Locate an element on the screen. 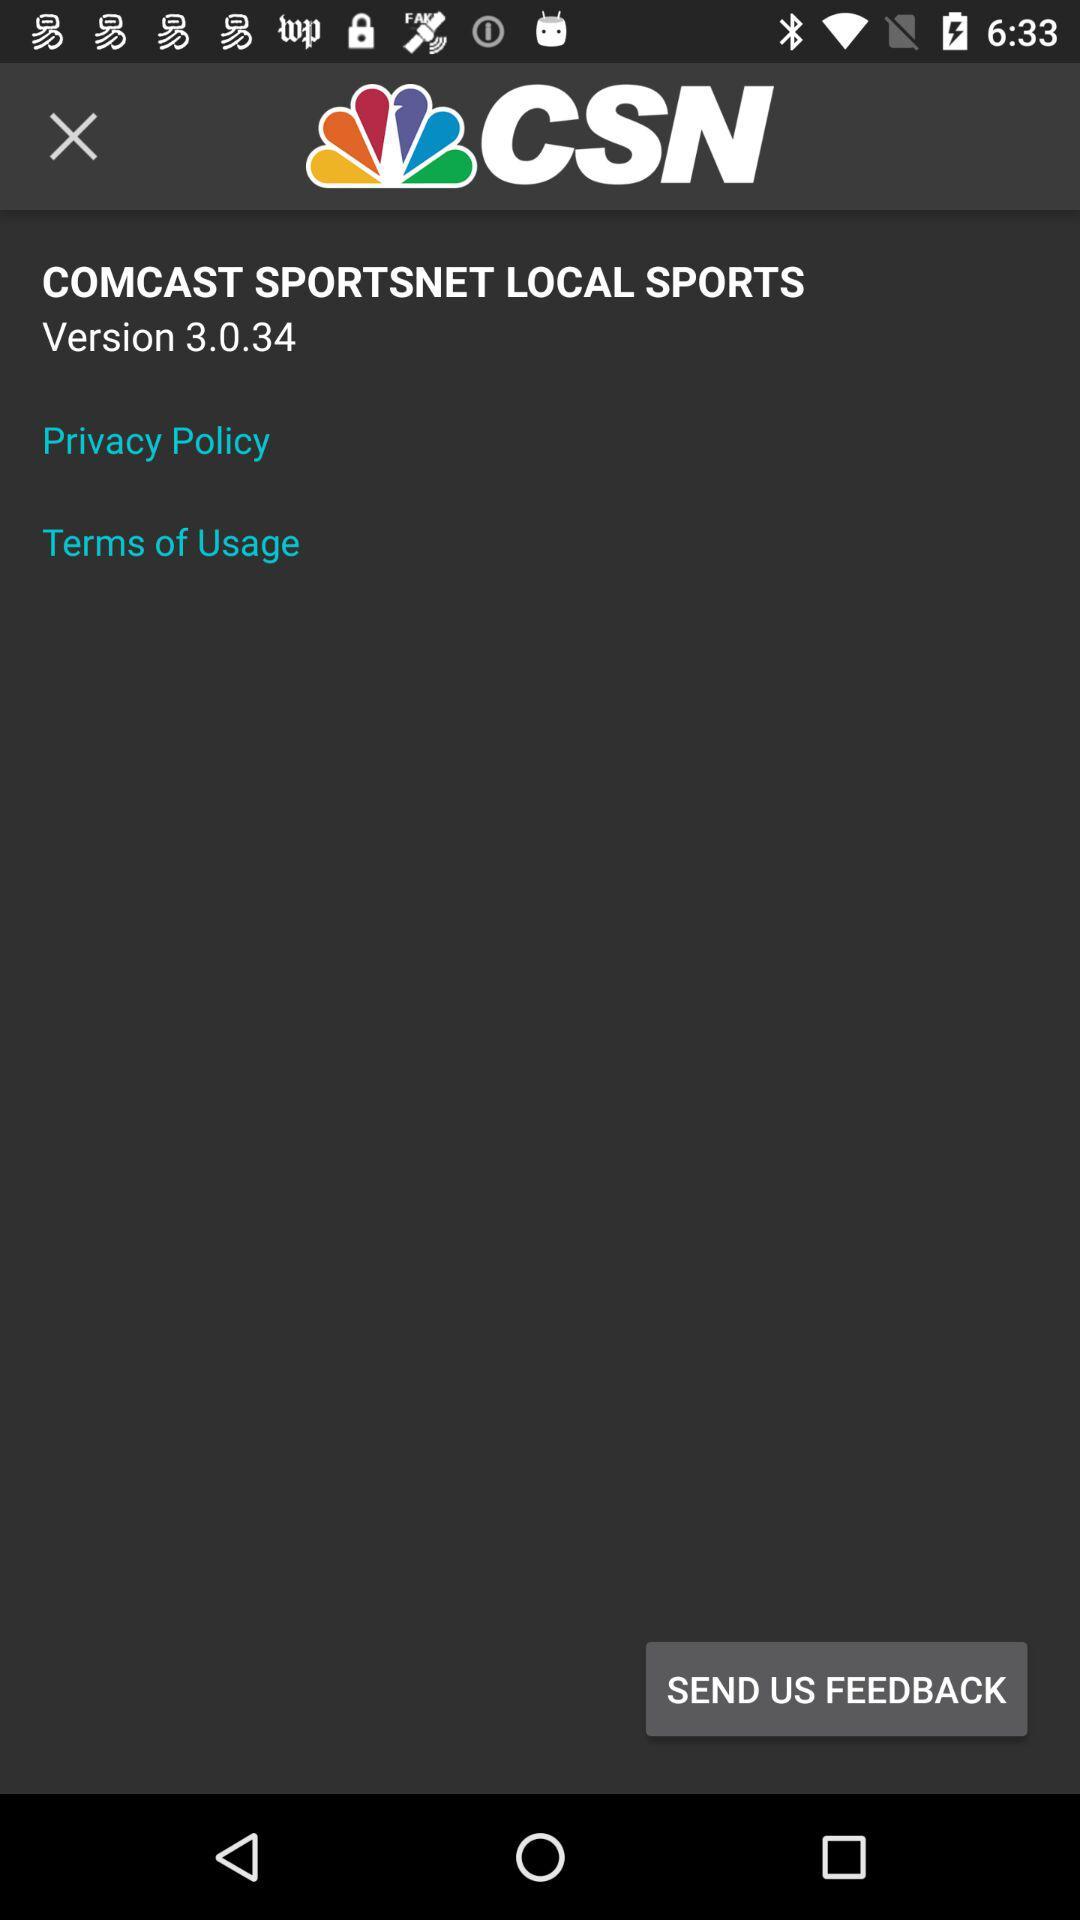  the icon below privacy policy icon is located at coordinates (184, 541).